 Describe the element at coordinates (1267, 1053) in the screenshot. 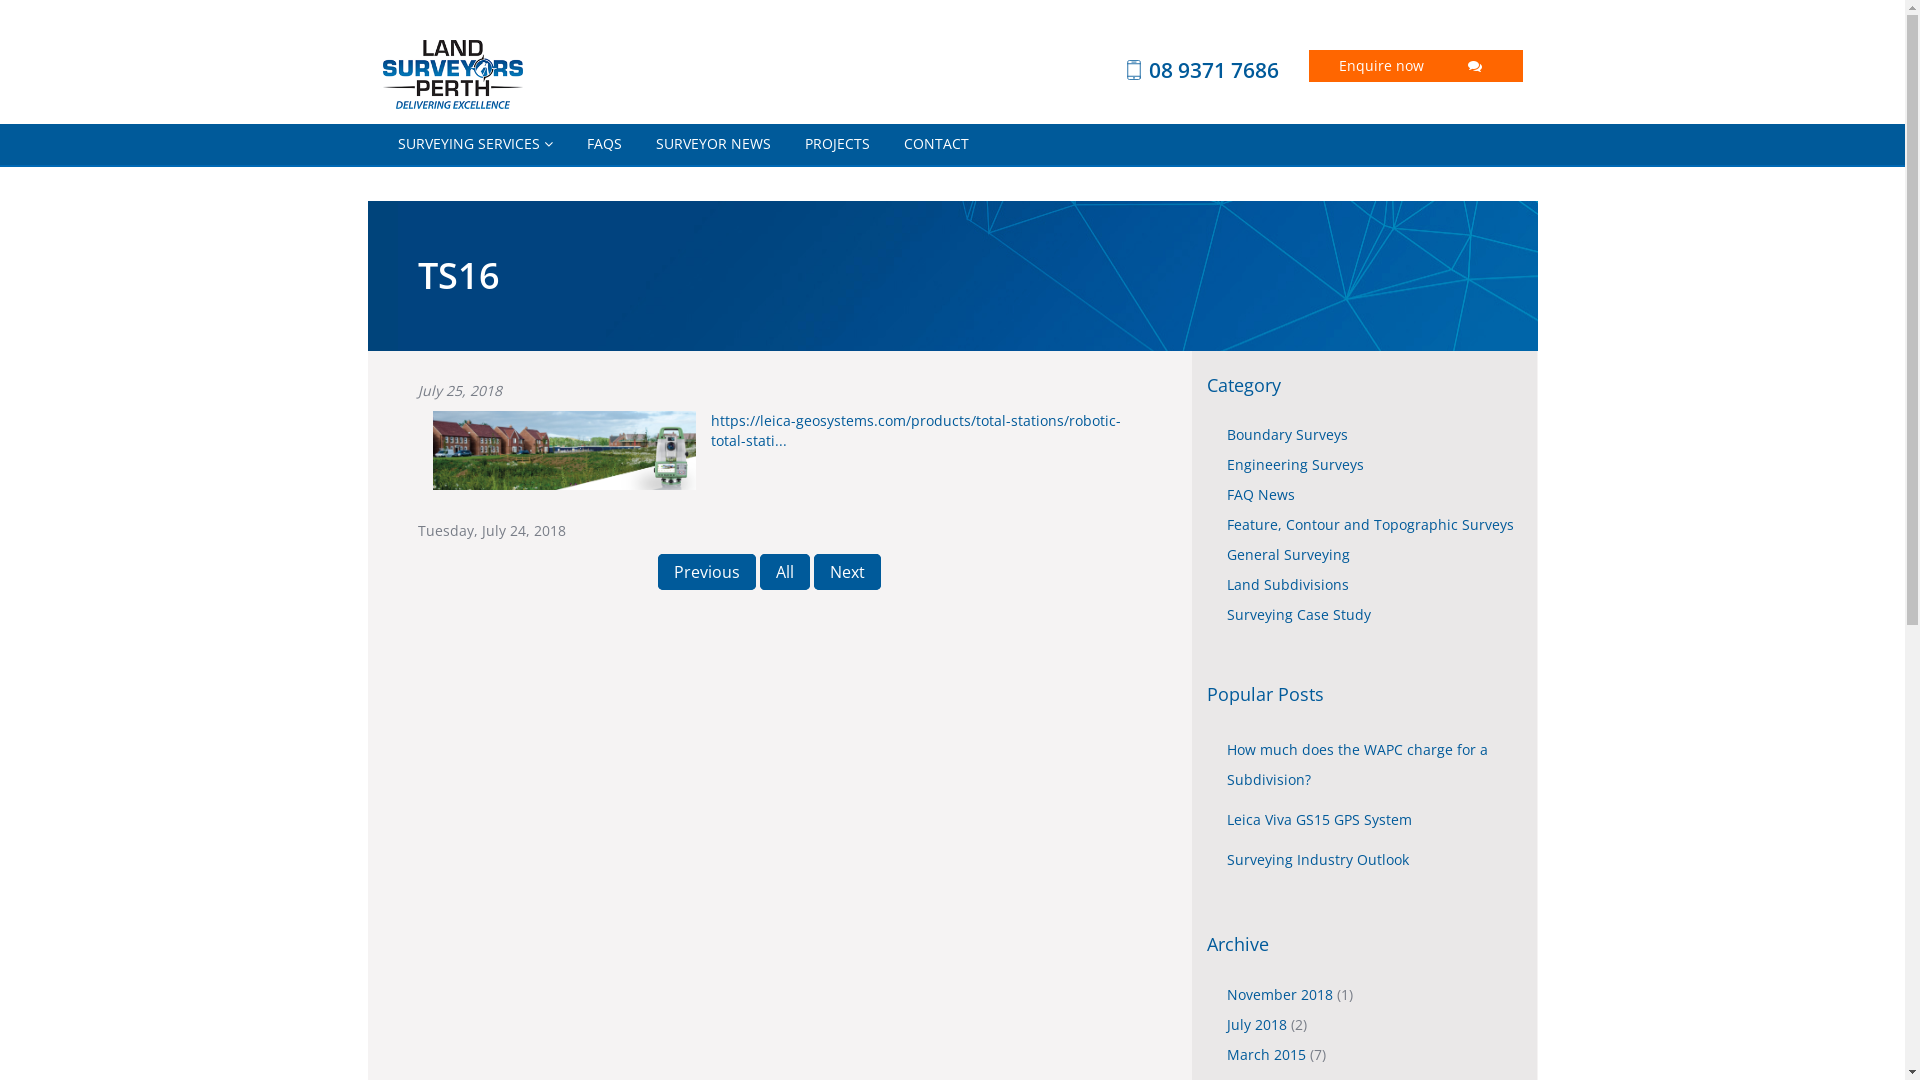

I see `'March 2015'` at that location.